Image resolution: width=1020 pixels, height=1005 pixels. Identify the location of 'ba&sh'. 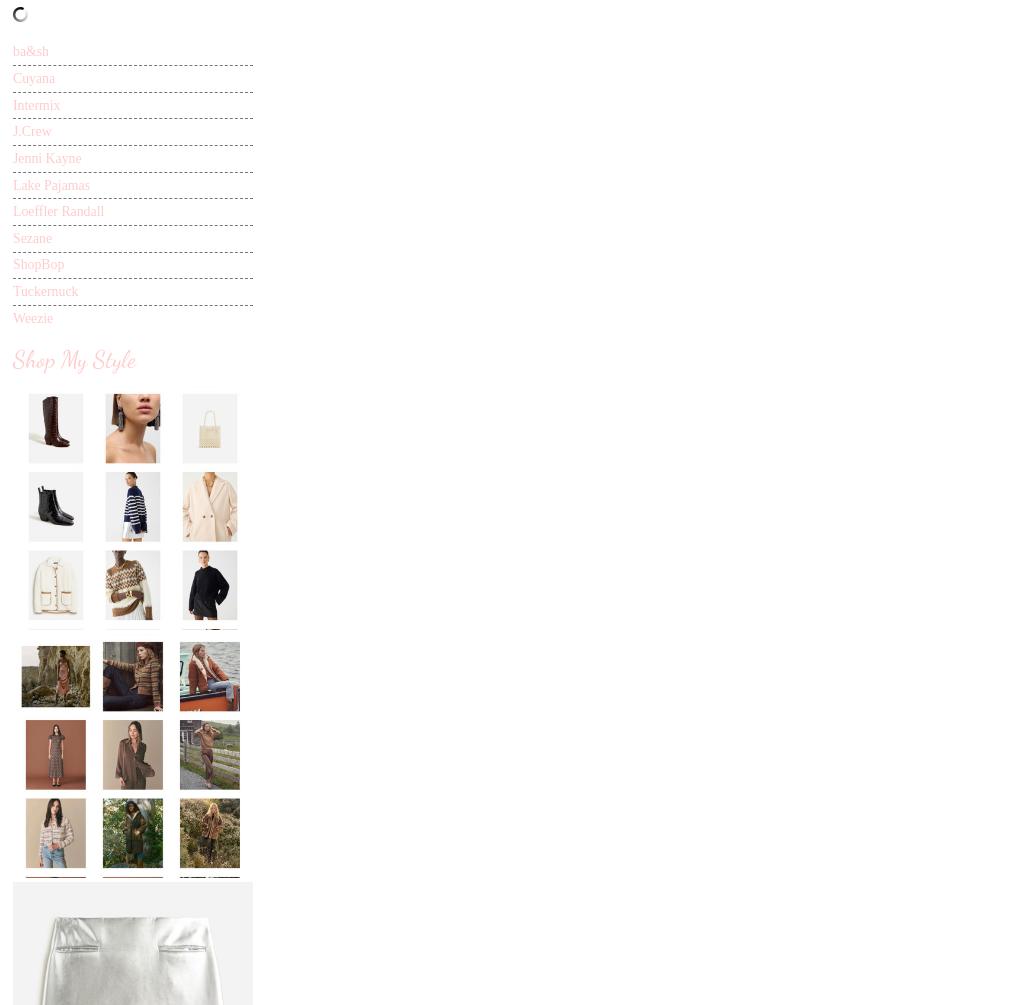
(30, 51).